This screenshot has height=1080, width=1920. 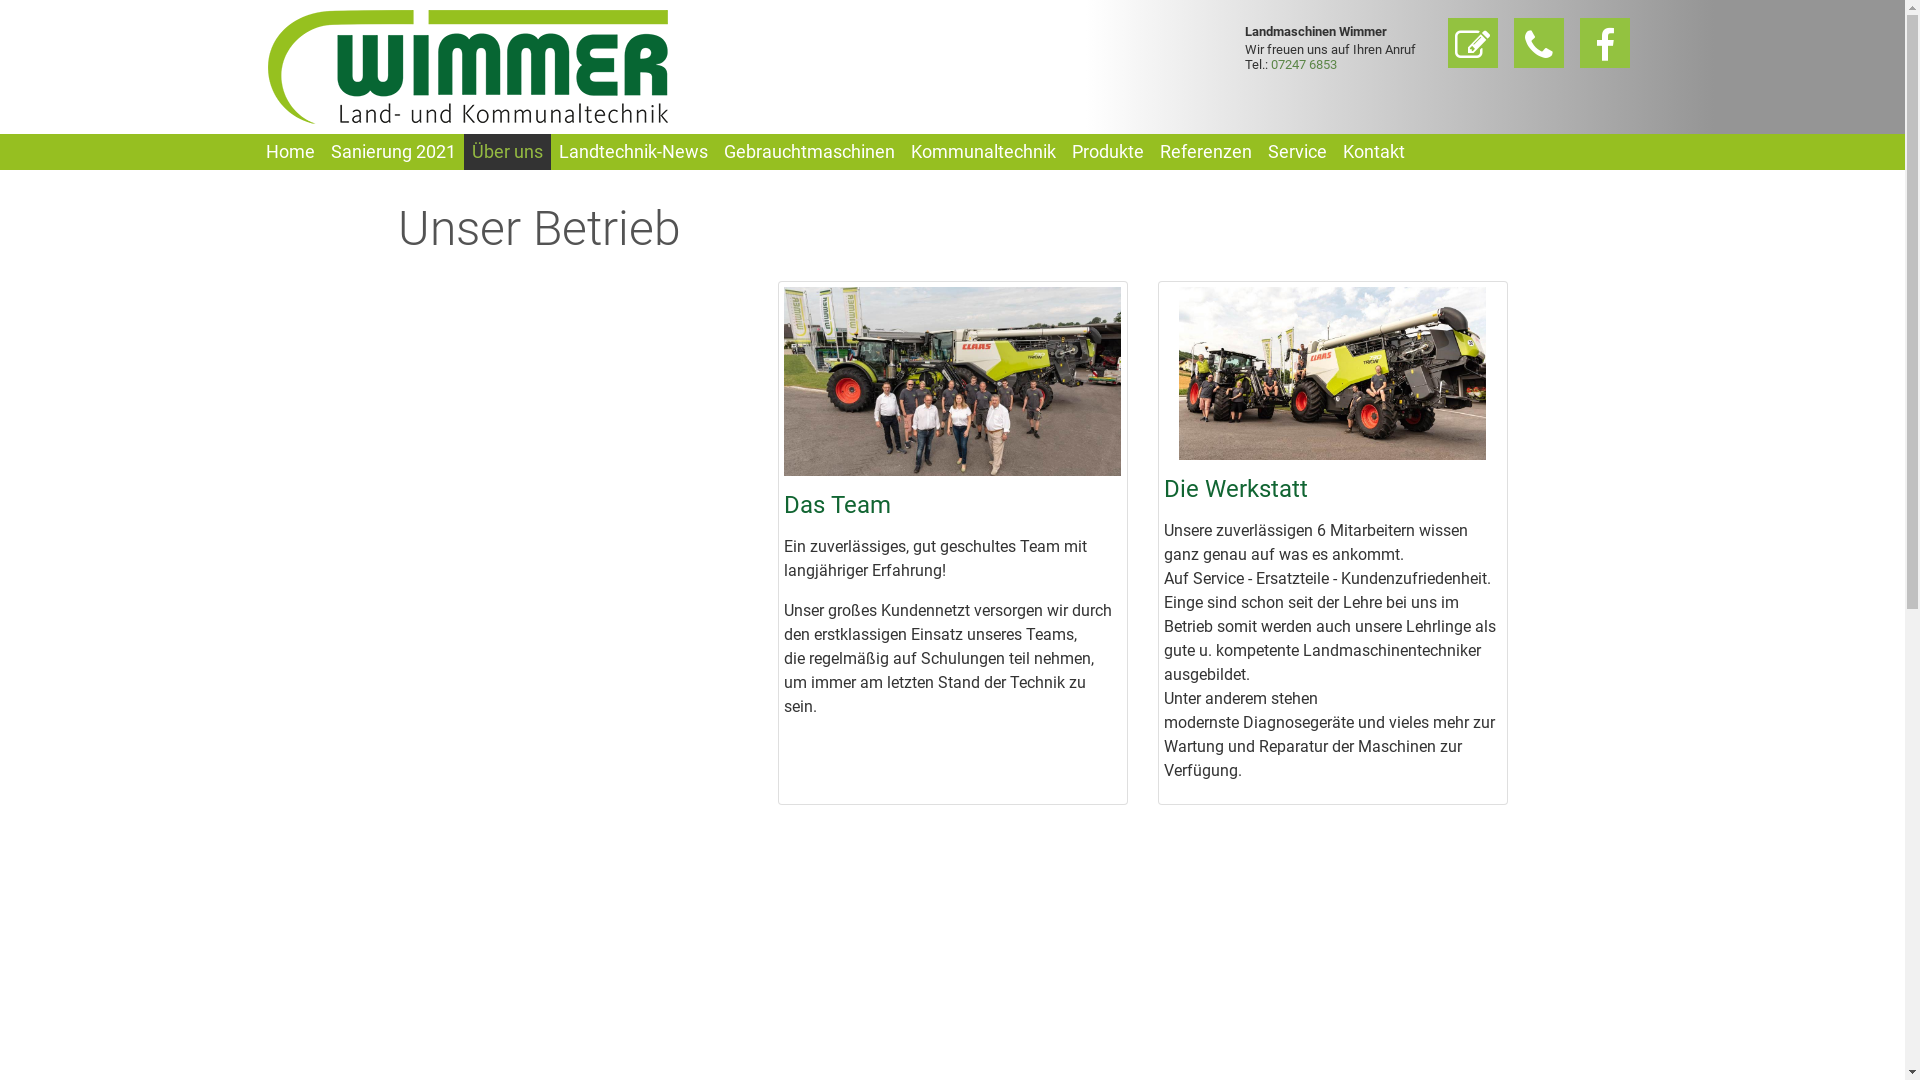 I want to click on 'Service', so click(x=1258, y=150).